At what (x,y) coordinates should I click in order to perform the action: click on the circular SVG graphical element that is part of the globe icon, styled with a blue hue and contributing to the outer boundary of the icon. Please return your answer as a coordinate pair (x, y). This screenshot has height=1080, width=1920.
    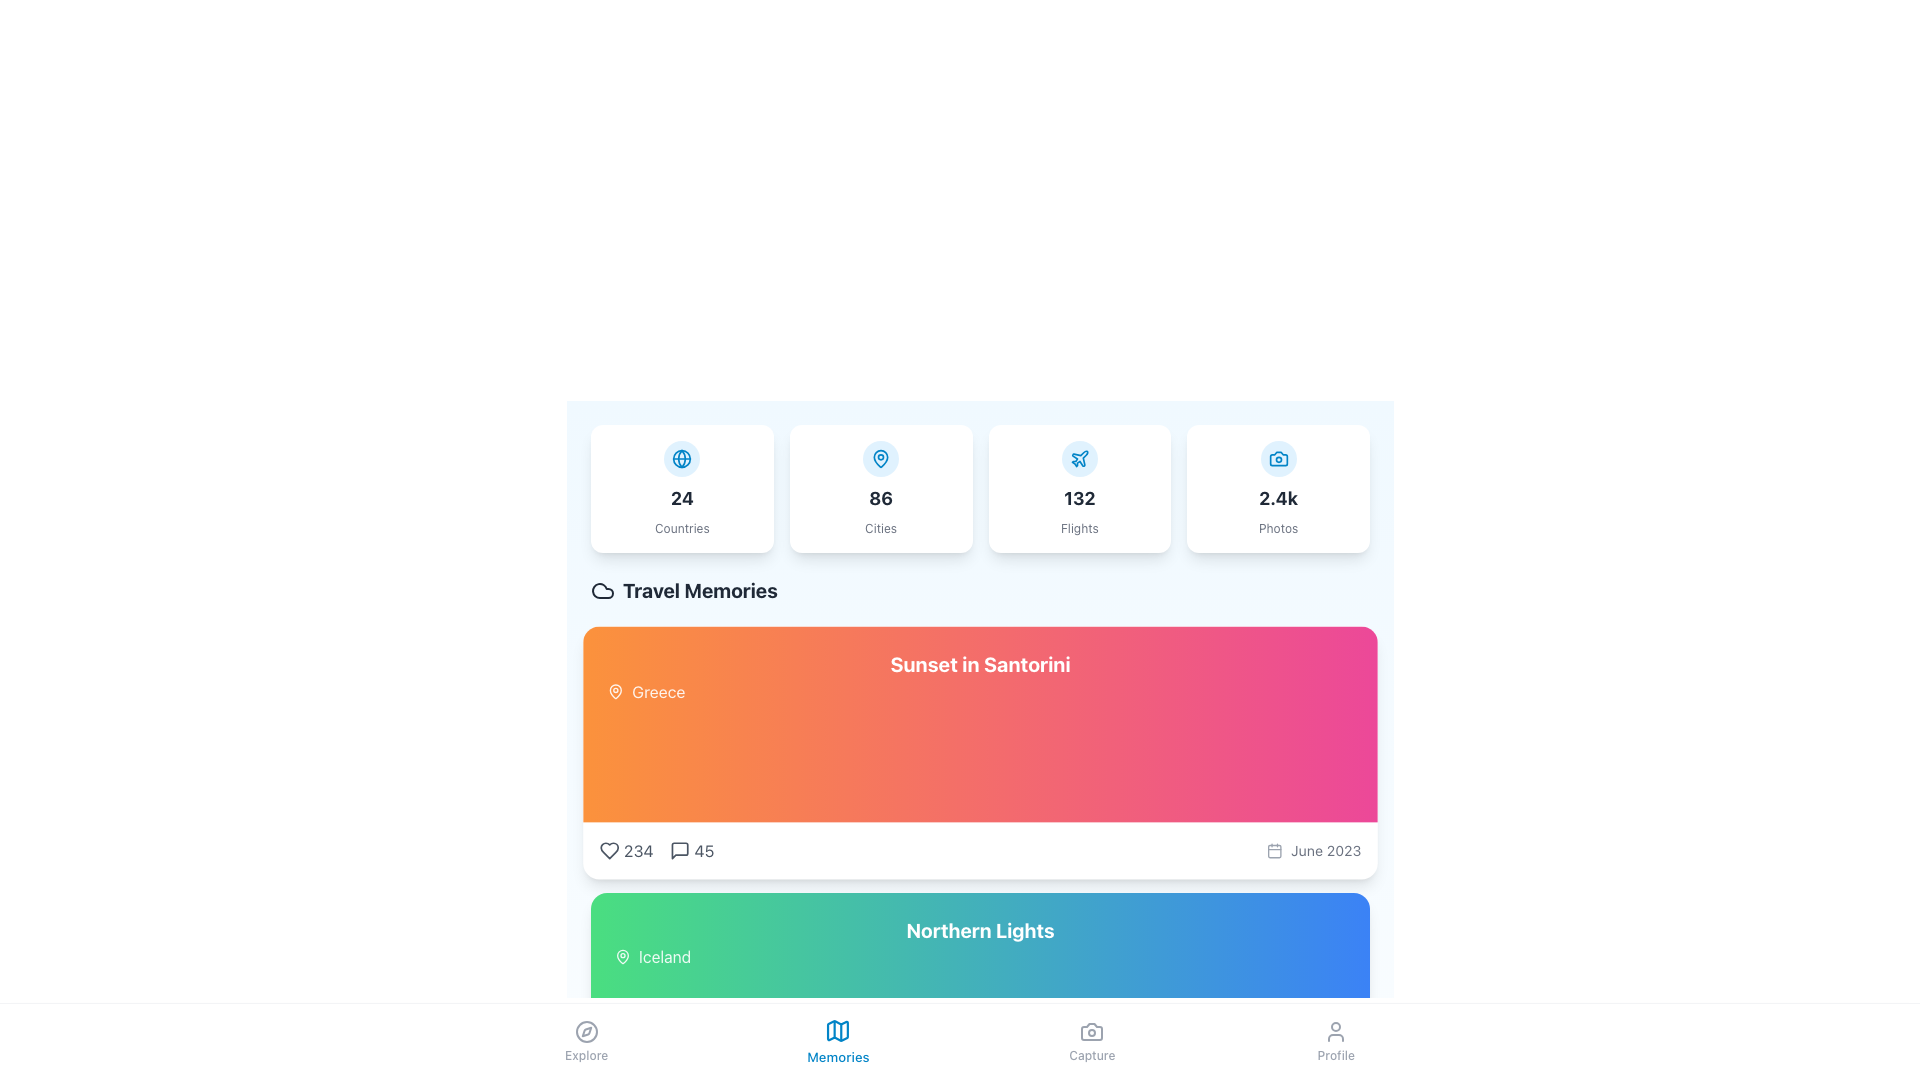
    Looking at the image, I should click on (682, 459).